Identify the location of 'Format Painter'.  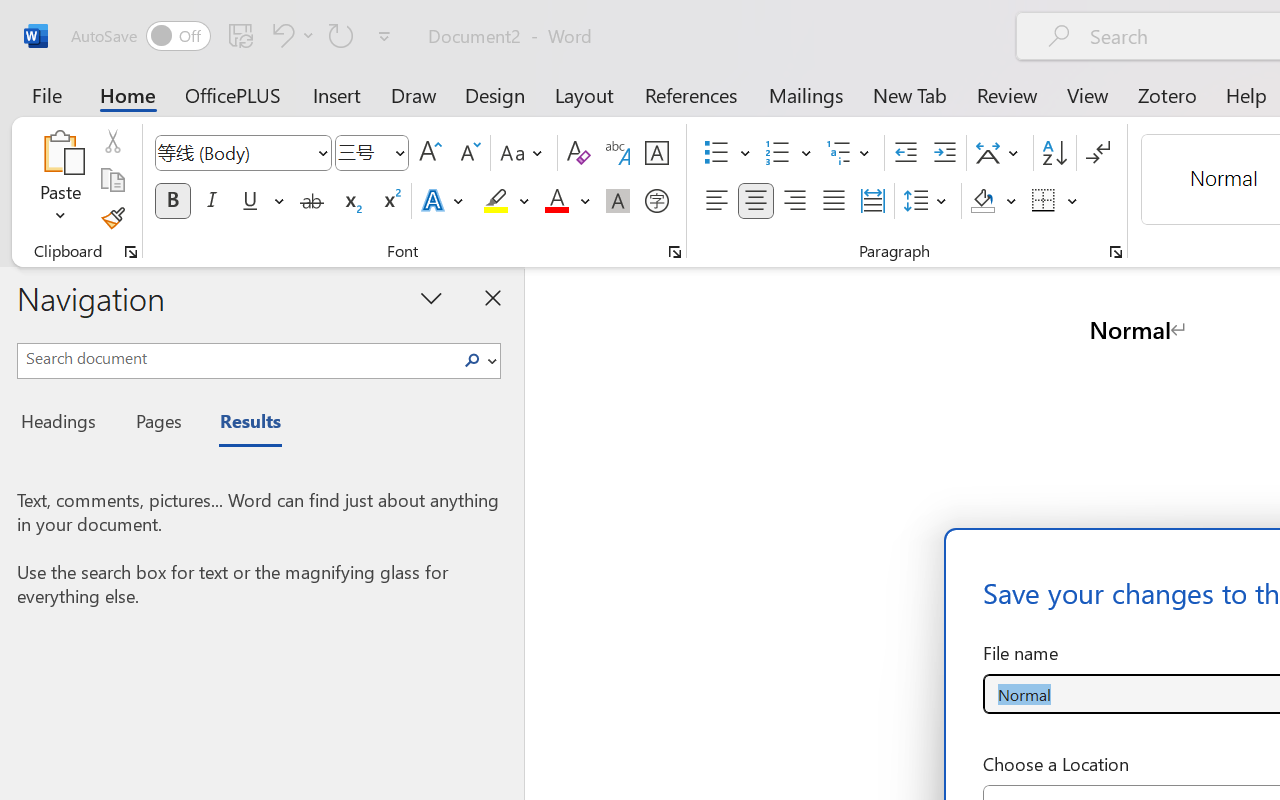
(111, 218).